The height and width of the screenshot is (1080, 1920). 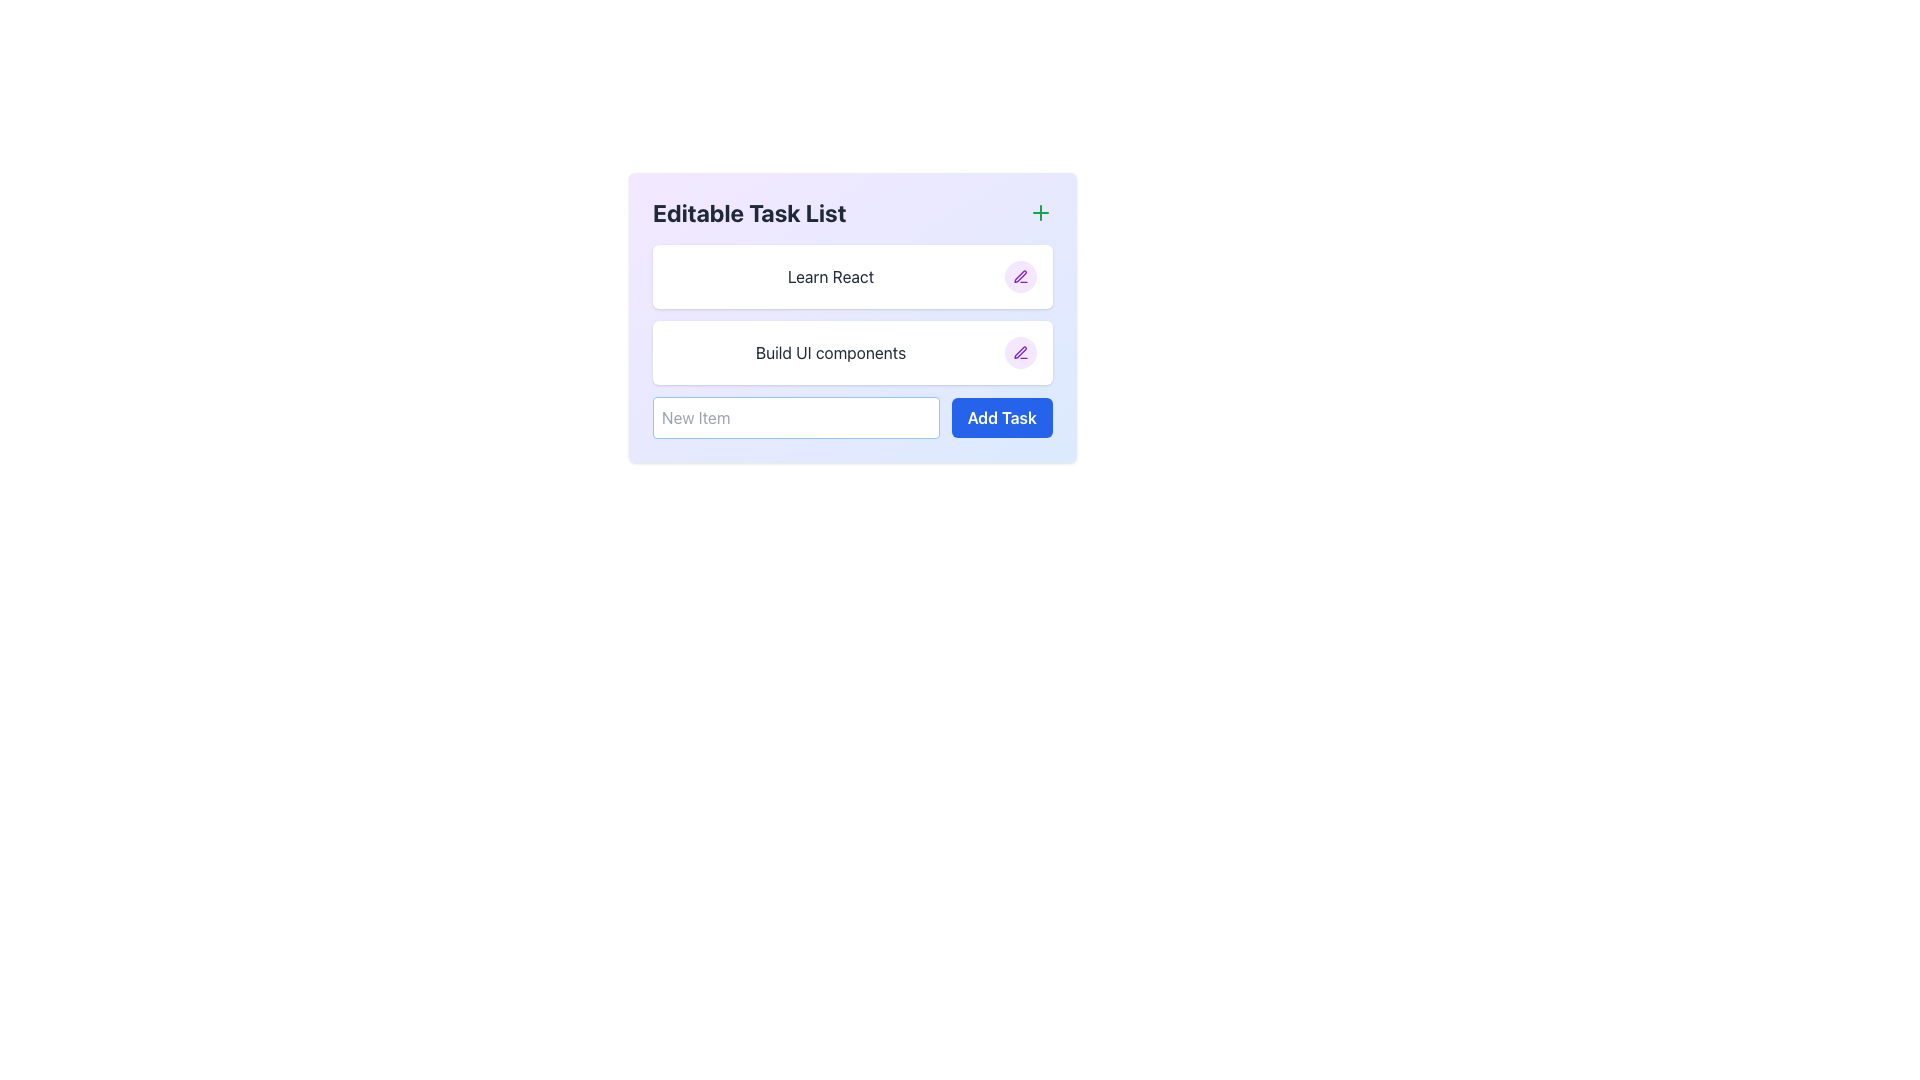 What do you see at coordinates (853, 277) in the screenshot?
I see `on the task display block titled 'Learn React'` at bounding box center [853, 277].